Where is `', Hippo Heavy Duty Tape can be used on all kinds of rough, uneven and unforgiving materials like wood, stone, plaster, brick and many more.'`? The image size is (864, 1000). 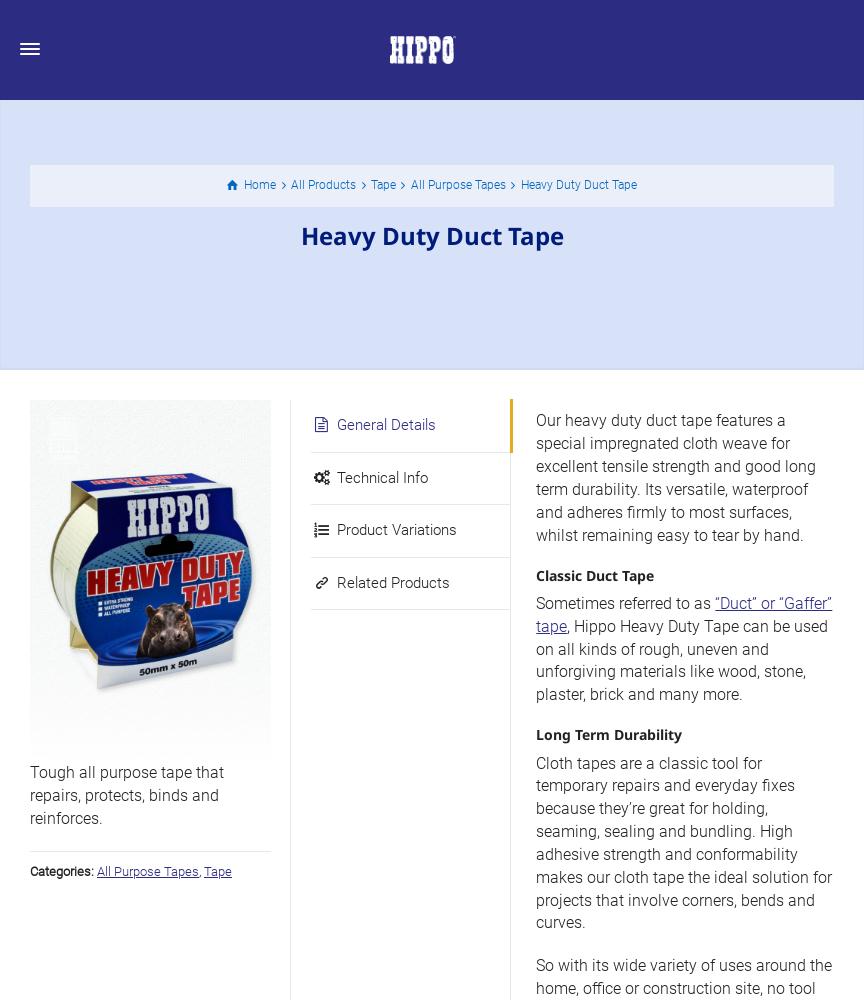 ', Hippo Heavy Duty Tape can be used on all kinds of rough, uneven and unforgiving materials like wood, stone, plaster, brick and many more.' is located at coordinates (682, 660).